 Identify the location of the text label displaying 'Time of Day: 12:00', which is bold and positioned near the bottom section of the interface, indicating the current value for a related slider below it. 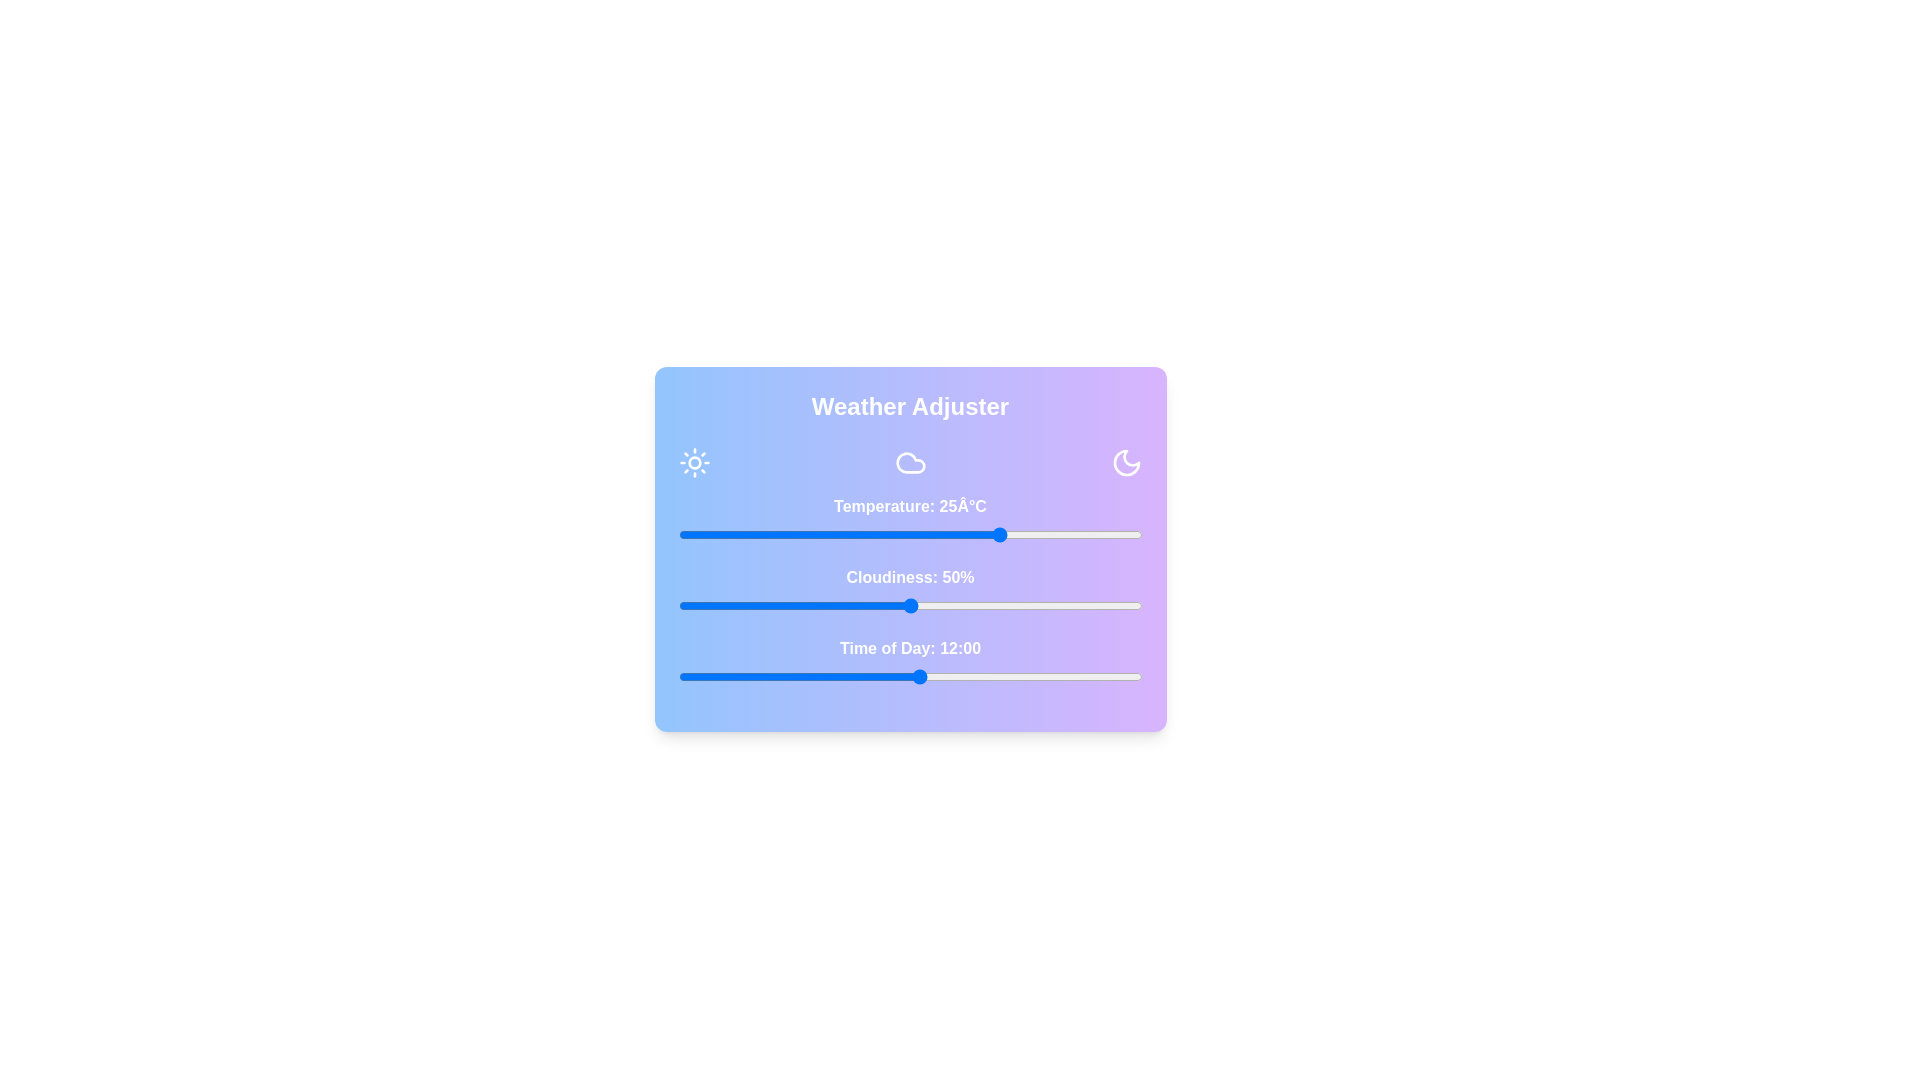
(909, 648).